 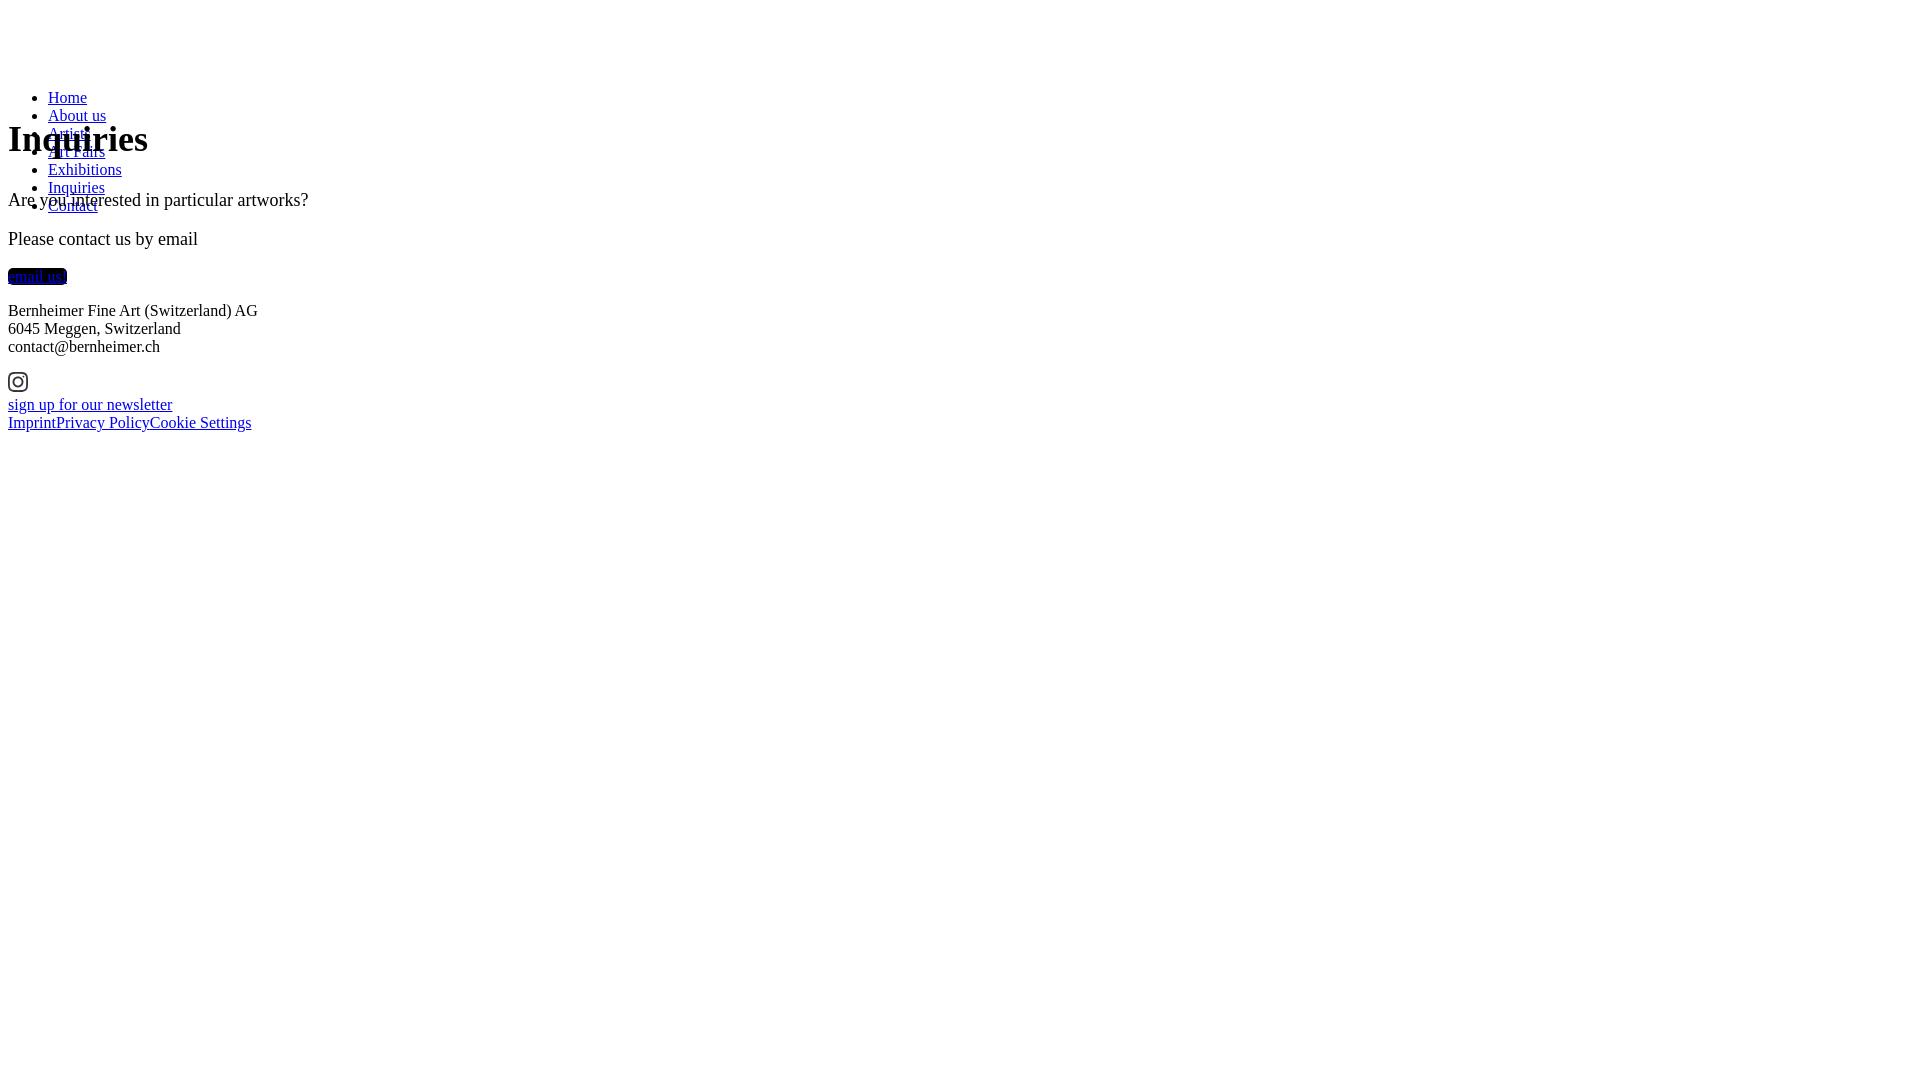 What do you see at coordinates (32, 421) in the screenshot?
I see `'Imprint'` at bounding box center [32, 421].